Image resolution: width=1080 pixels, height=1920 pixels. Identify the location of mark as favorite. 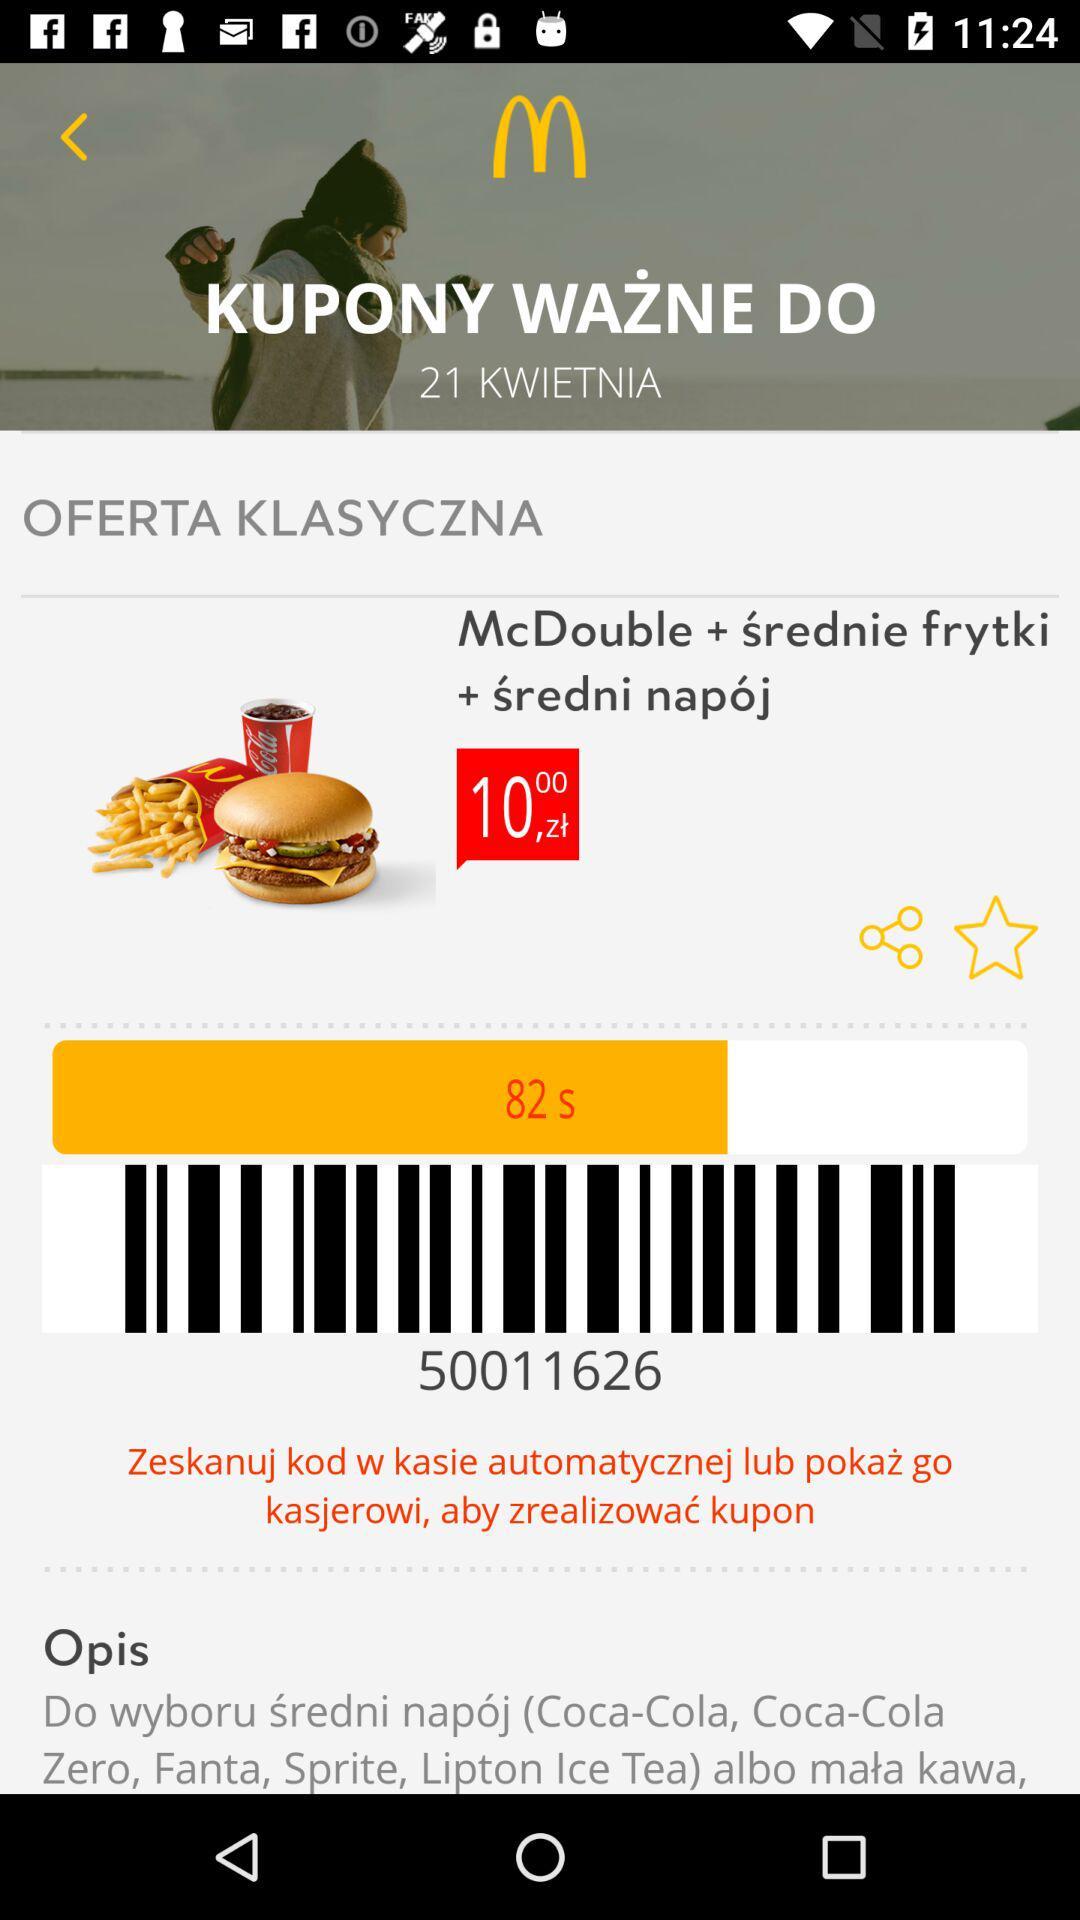
(995, 936).